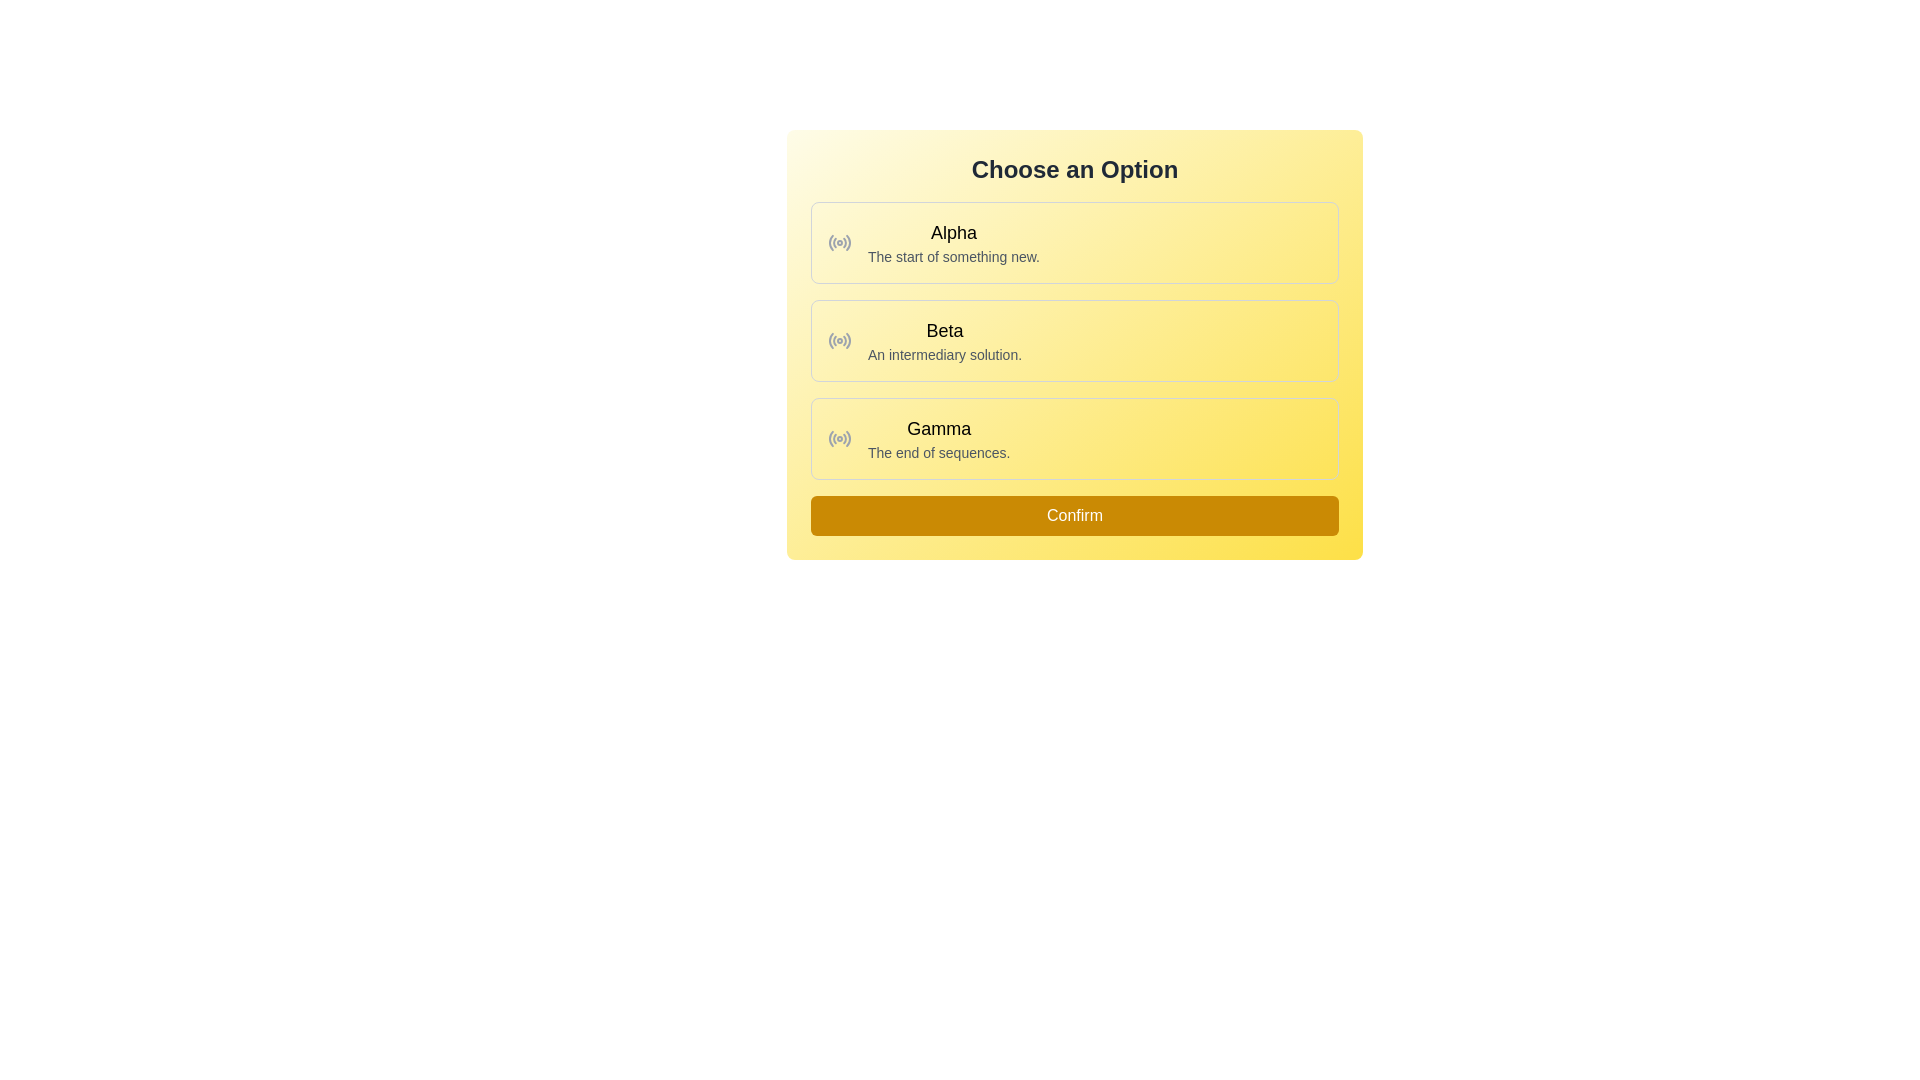 This screenshot has width=1920, height=1080. What do you see at coordinates (1074, 438) in the screenshot?
I see `the third selectable option in the vertical list` at bounding box center [1074, 438].